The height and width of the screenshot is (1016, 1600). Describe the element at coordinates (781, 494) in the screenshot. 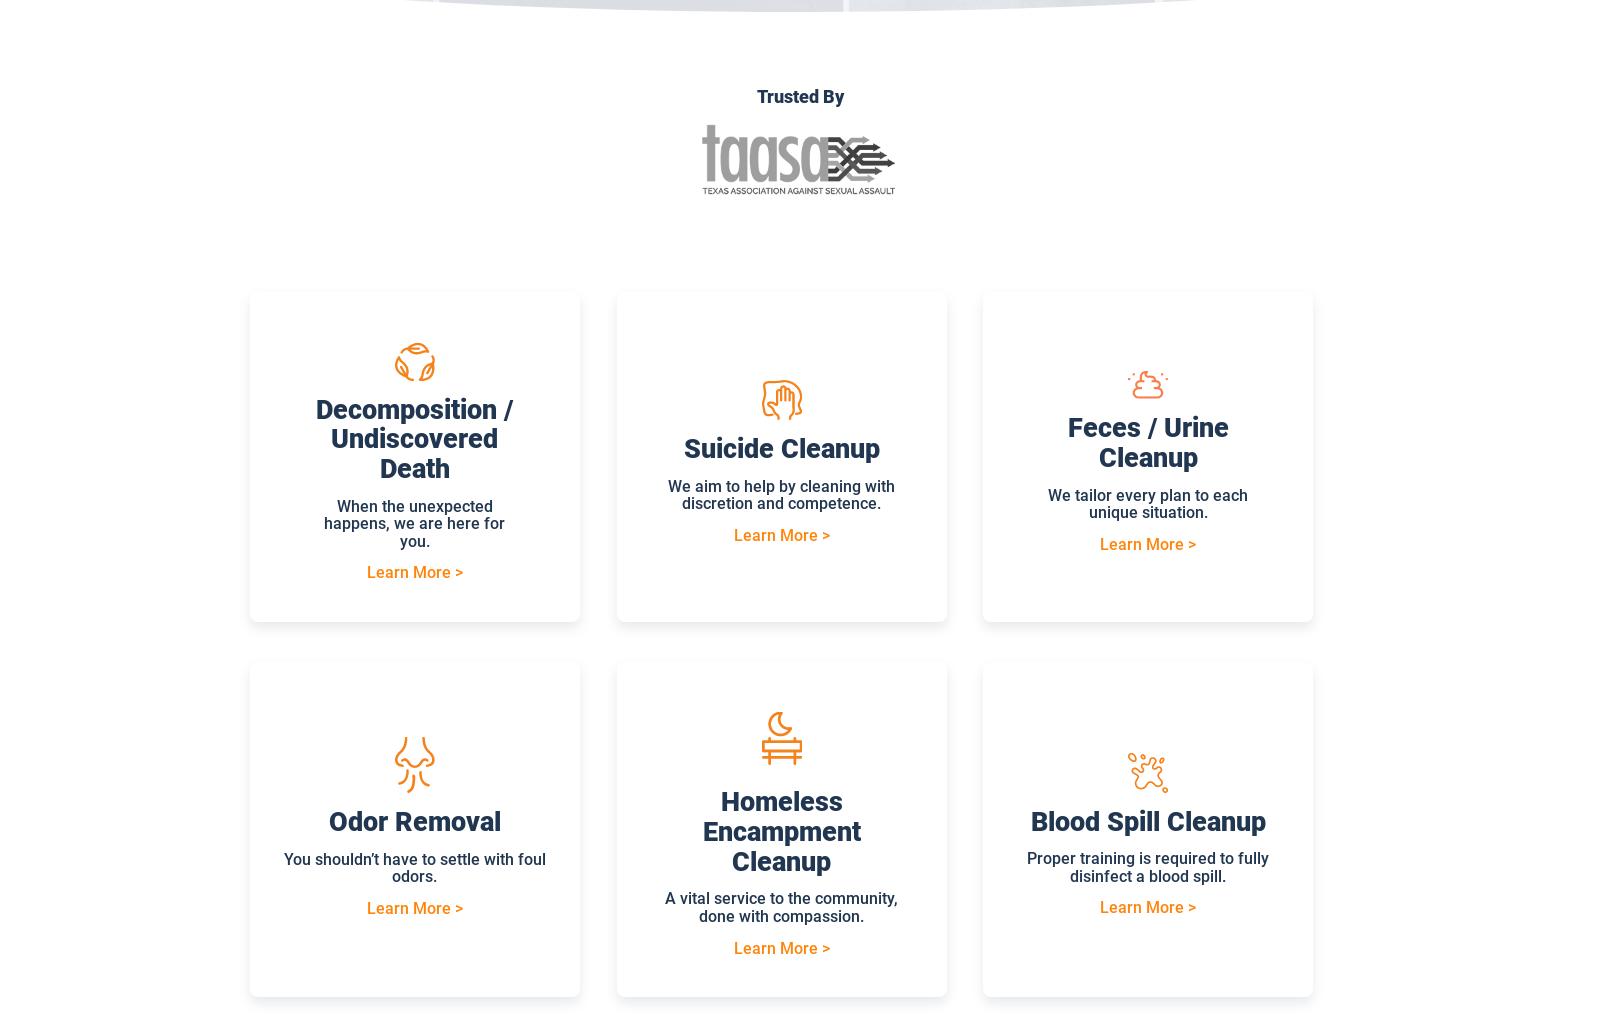

I see `'We aim to help by cleaning with discretion and competence.'` at that location.